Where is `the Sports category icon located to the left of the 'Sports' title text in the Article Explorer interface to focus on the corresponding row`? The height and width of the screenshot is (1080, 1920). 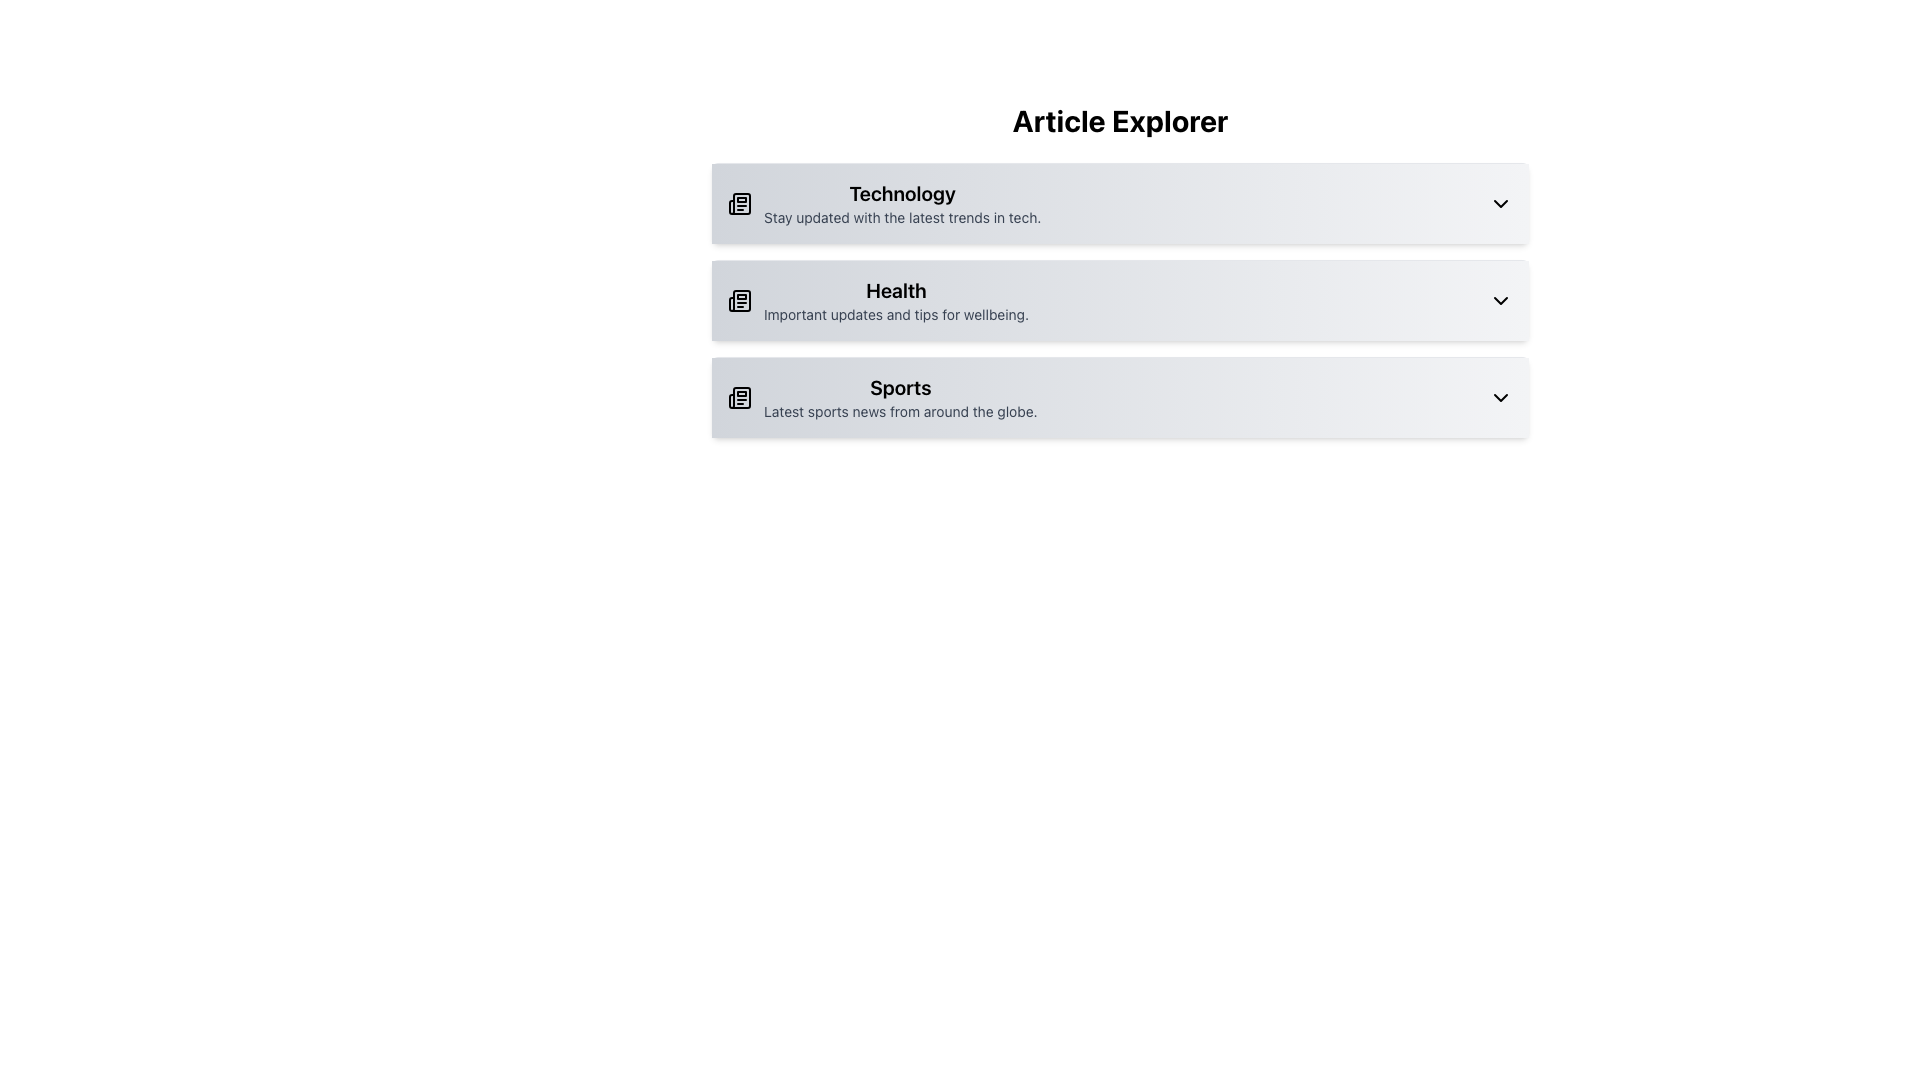
the Sports category icon located to the left of the 'Sports' title text in the Article Explorer interface to focus on the corresponding row is located at coordinates (738, 397).